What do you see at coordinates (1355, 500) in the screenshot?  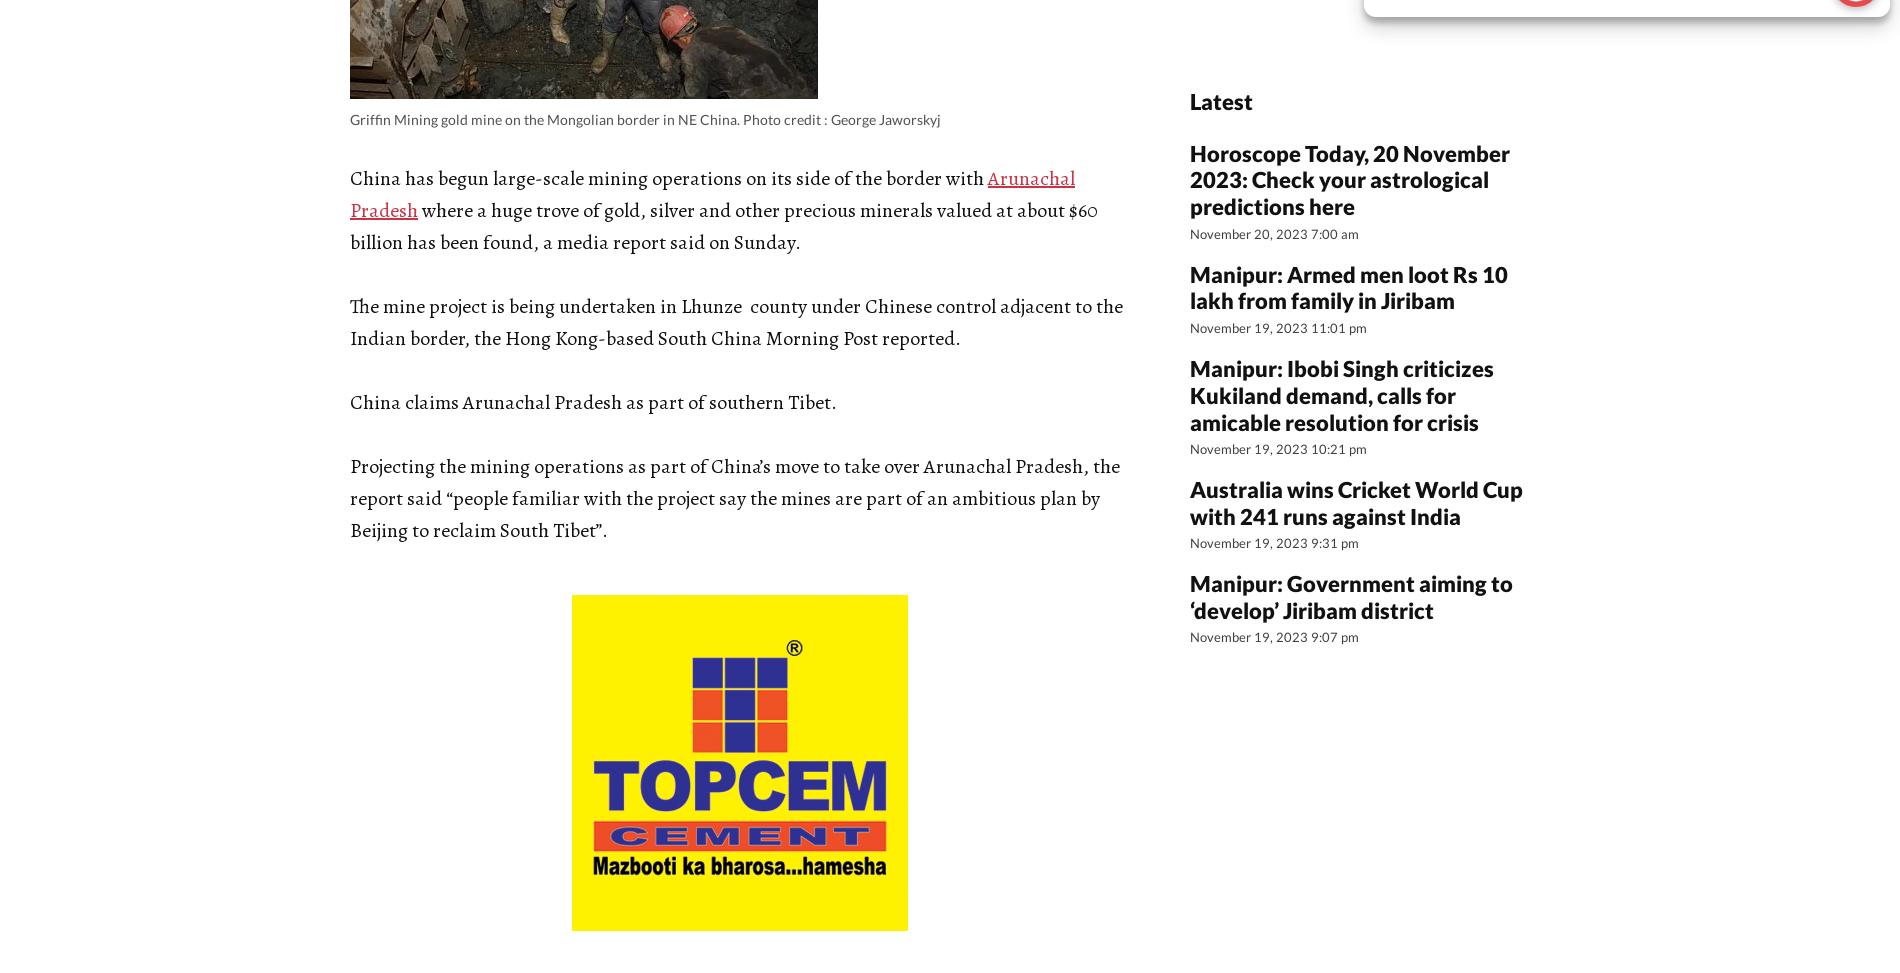 I see `'Australia wins Cricket World Cup with 241 runs against India'` at bounding box center [1355, 500].